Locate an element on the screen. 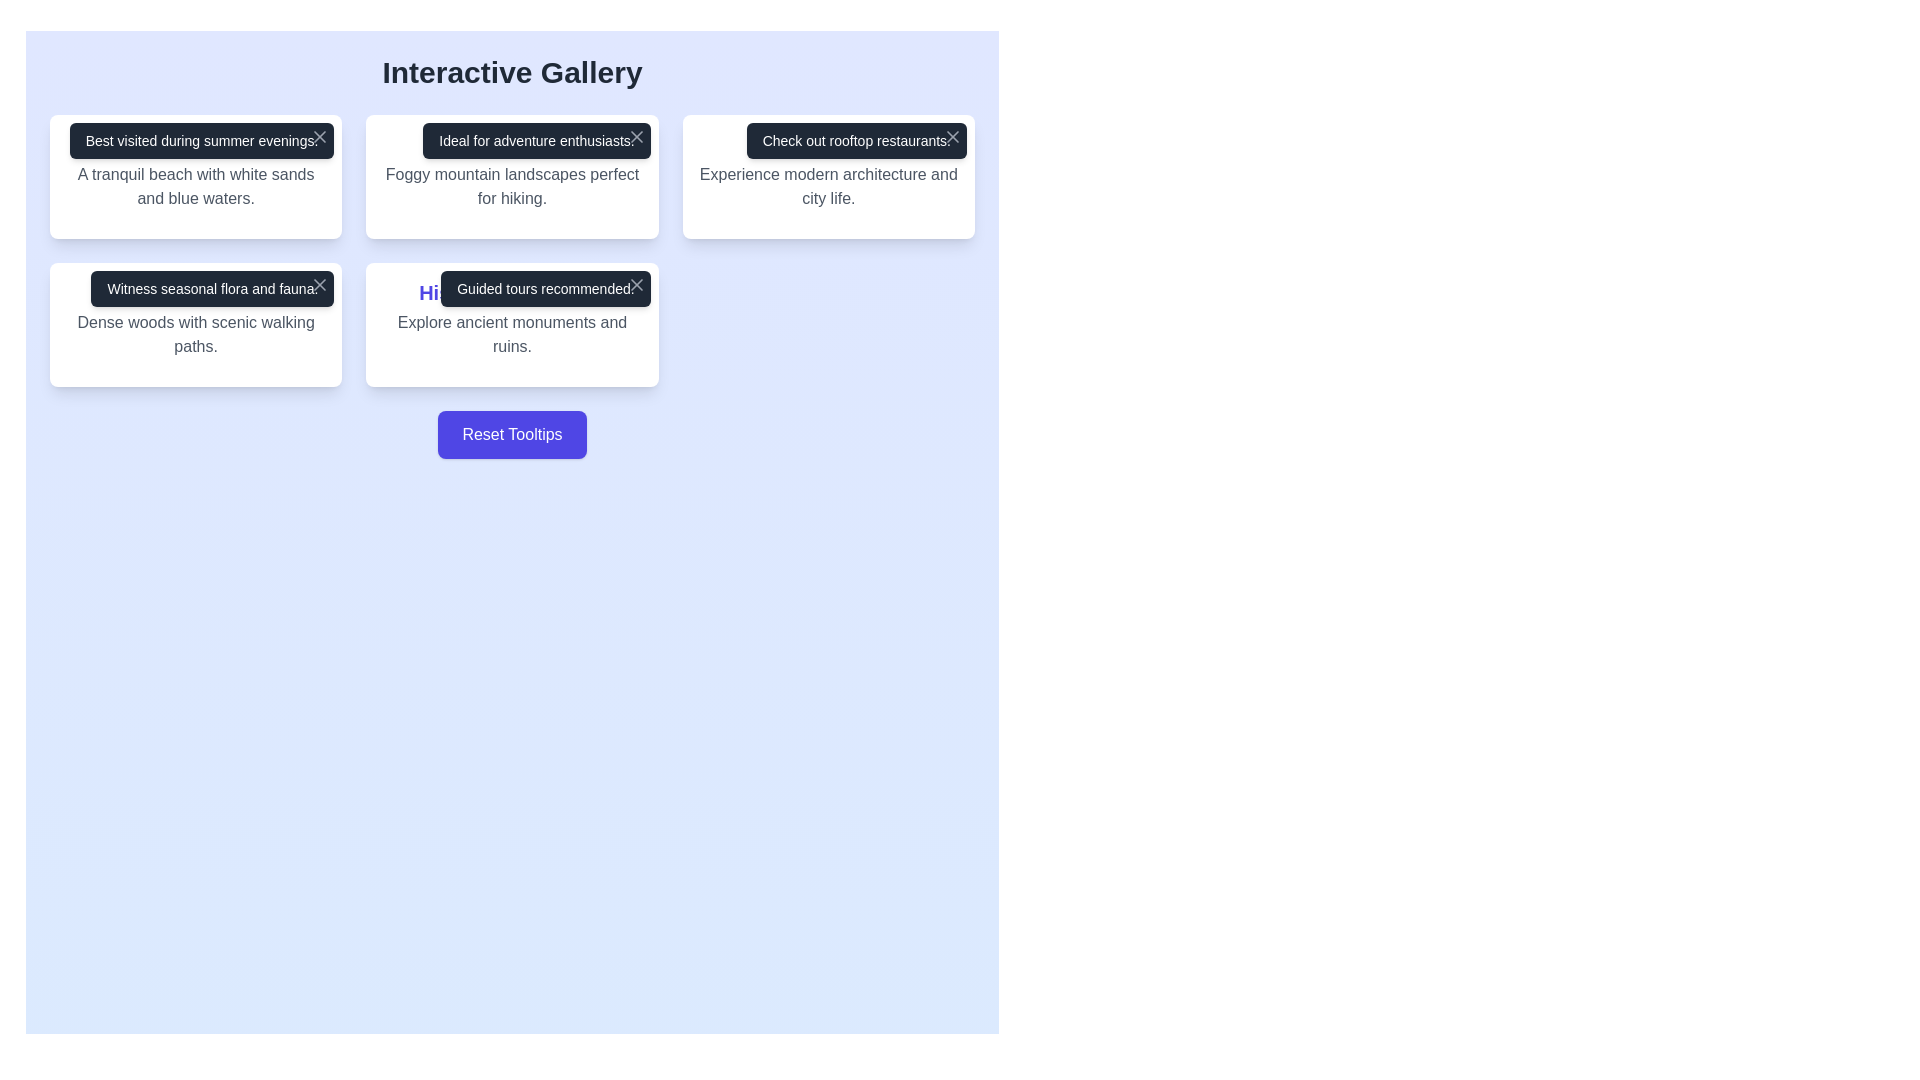  the 'X' icon located in the upper-right corner of the 'Ideal for adventure enthusiasts' card is located at coordinates (635, 136).